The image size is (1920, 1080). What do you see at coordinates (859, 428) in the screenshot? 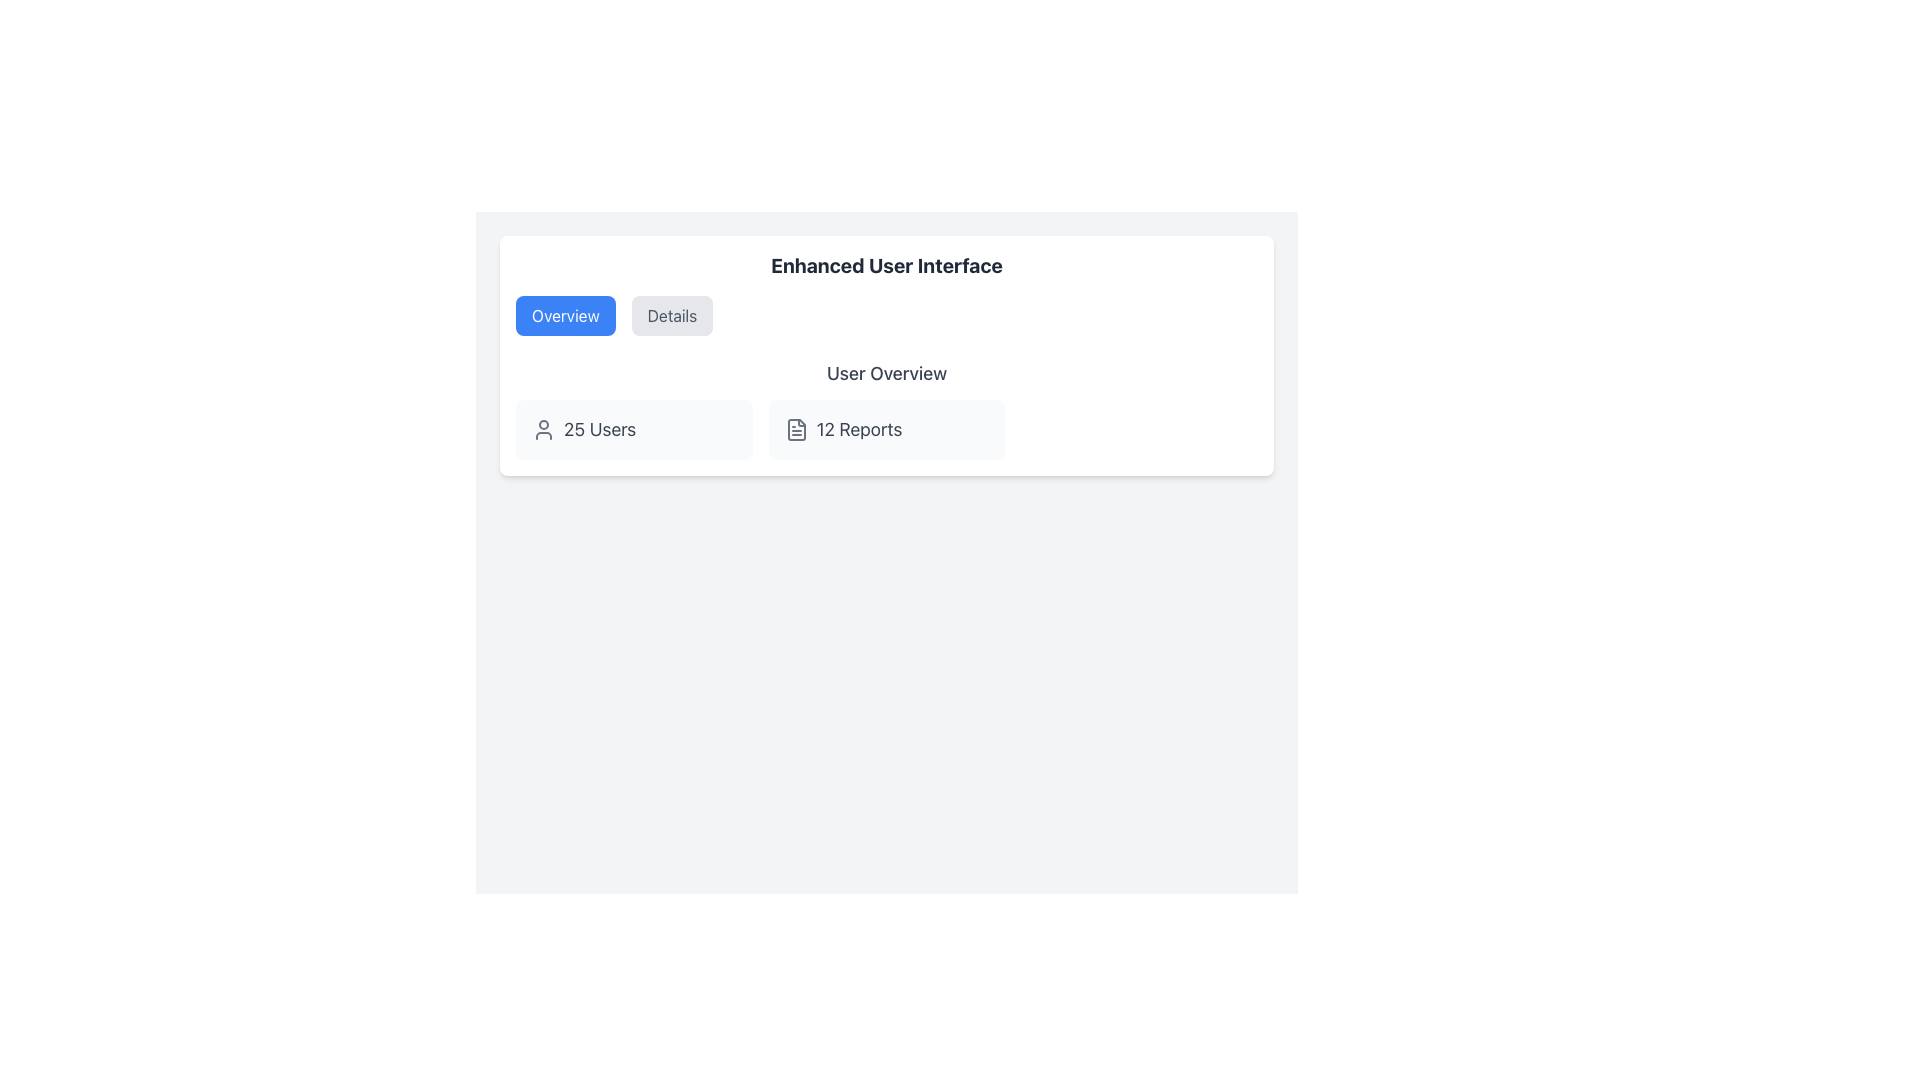
I see `the text label that provides a summary of reports, located in the second column under the 'User Overview' section, next to the document icon` at bounding box center [859, 428].